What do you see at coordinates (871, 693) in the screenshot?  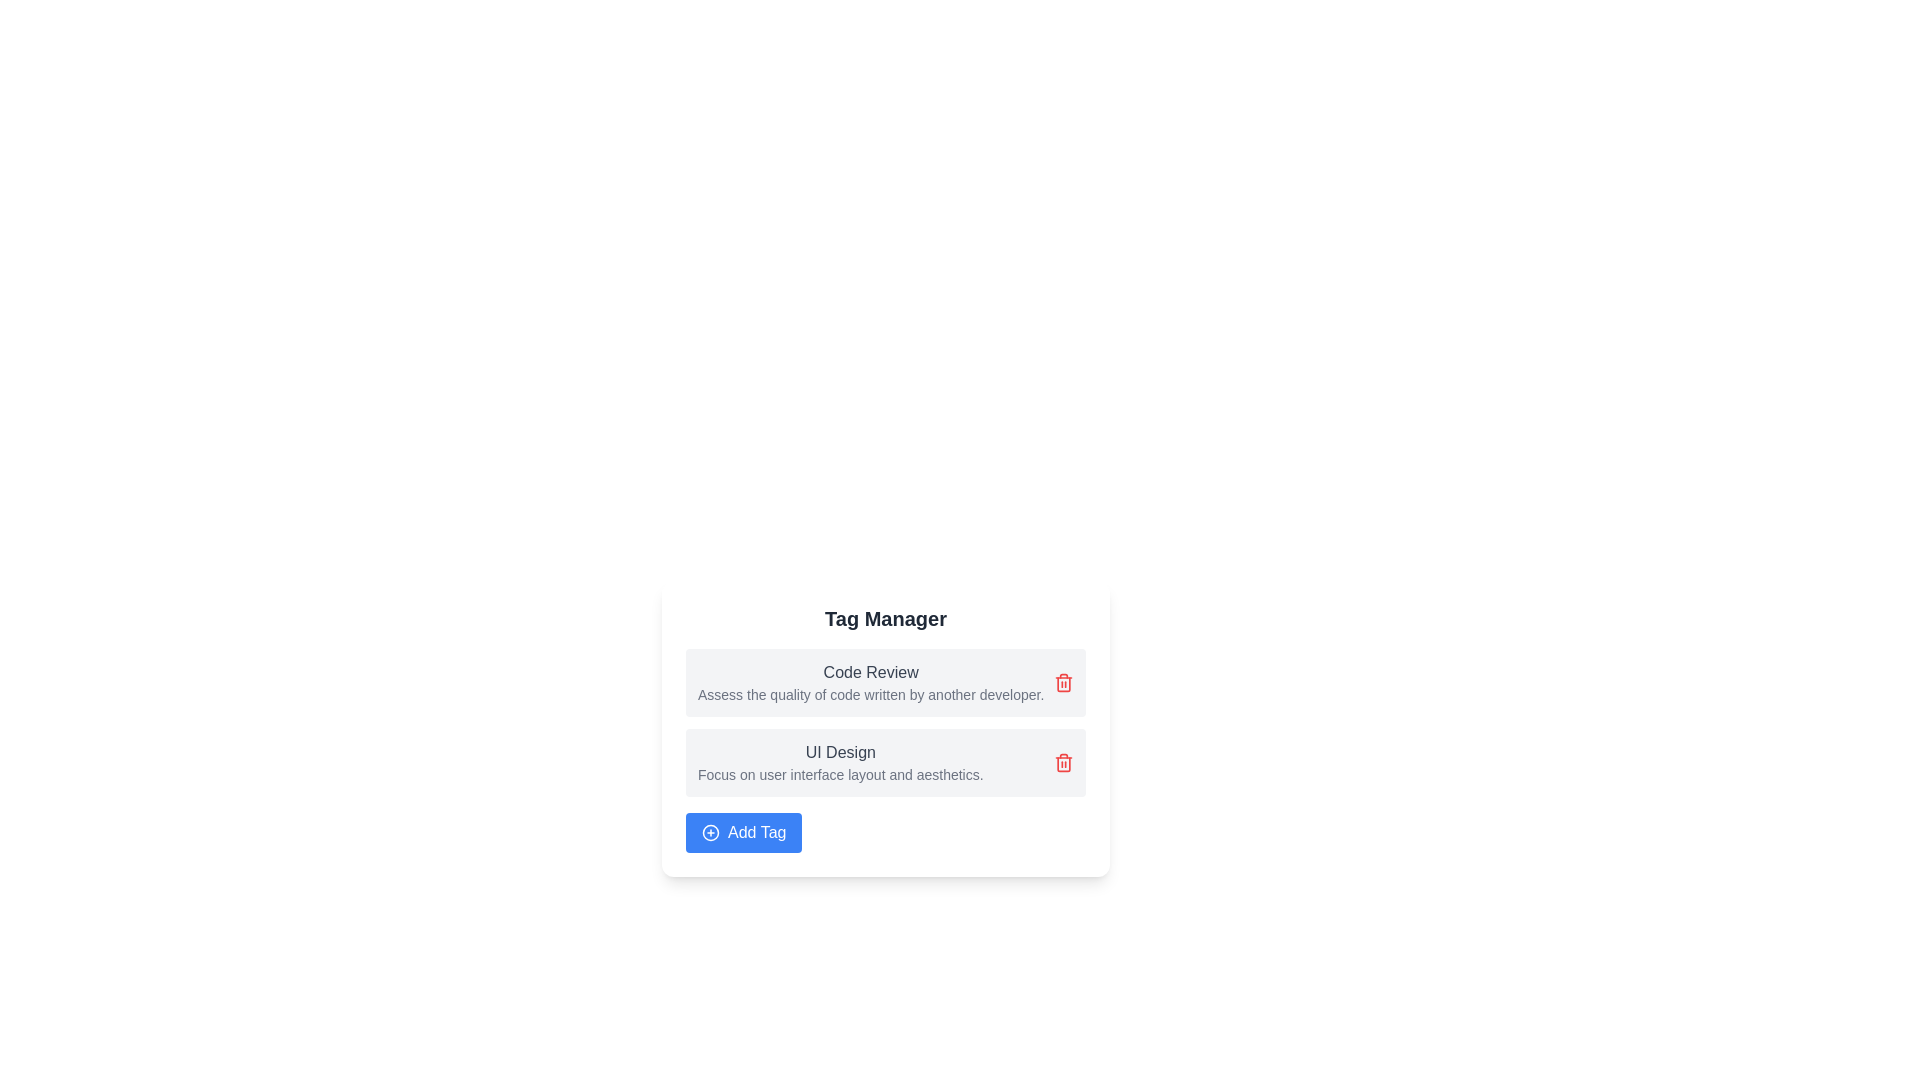 I see `the text block that contains the content 'Assess the quality of code written by another developer.', which is styled in a smaller font and gray color, located beneath the 'Code Review' heading` at bounding box center [871, 693].